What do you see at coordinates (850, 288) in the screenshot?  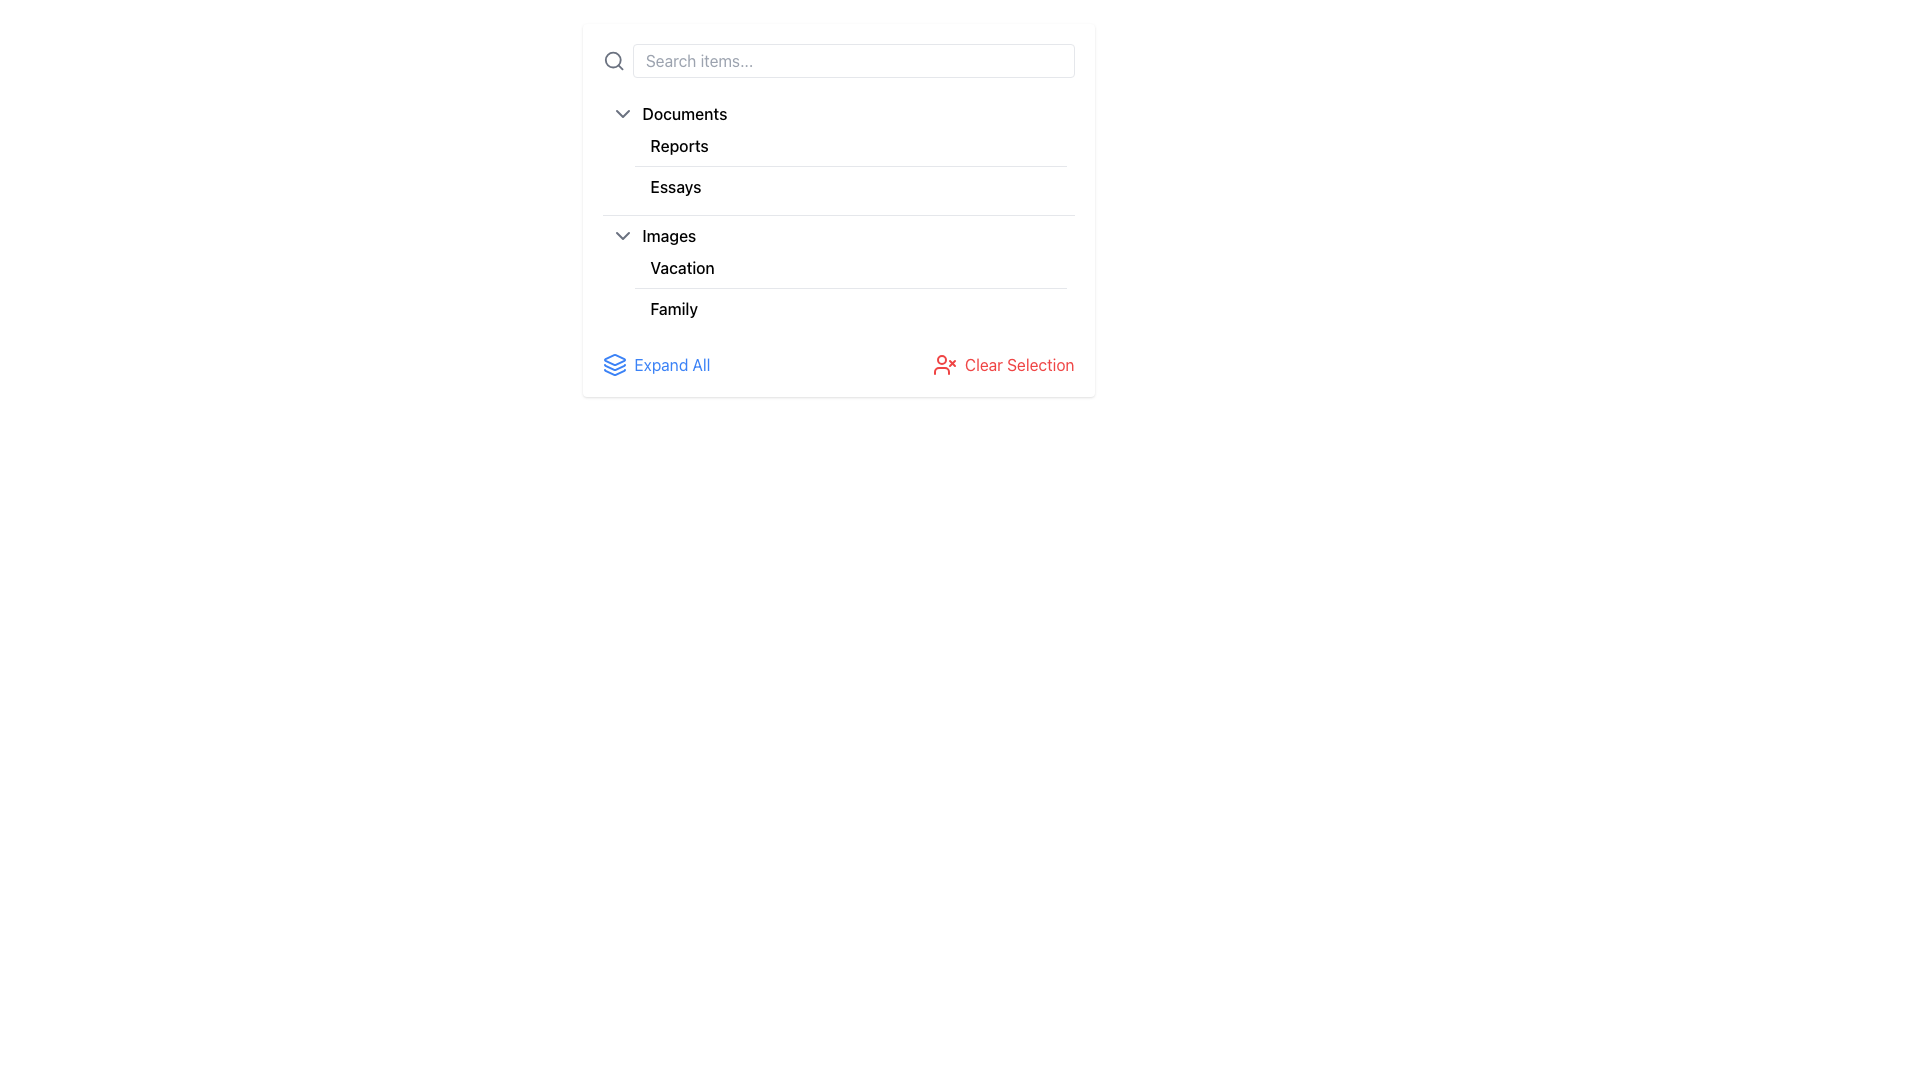 I see `the 'Vacation' and 'Family' list item pair within the 'Images' category` at bounding box center [850, 288].